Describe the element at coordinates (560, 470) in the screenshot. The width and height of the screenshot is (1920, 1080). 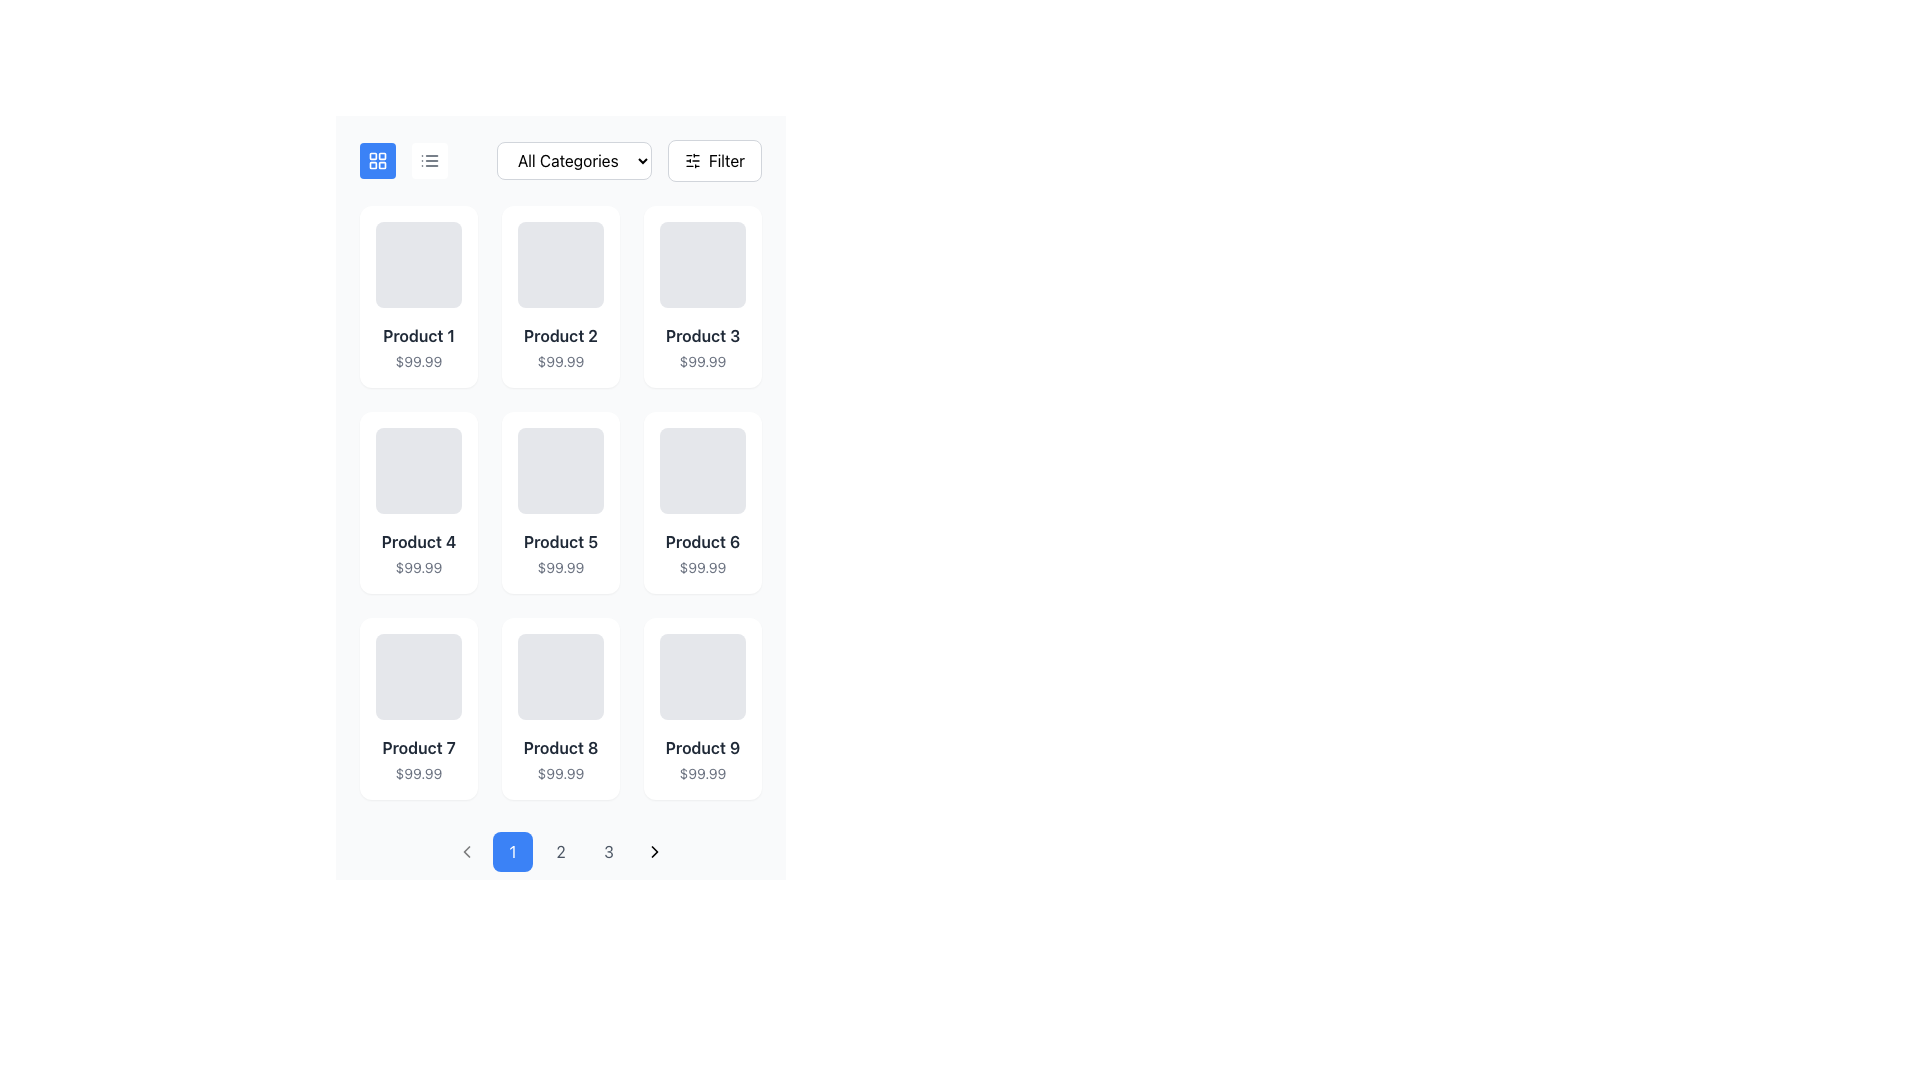
I see `the image placeholder for 'Product 5' priced at '$99.99'` at that location.